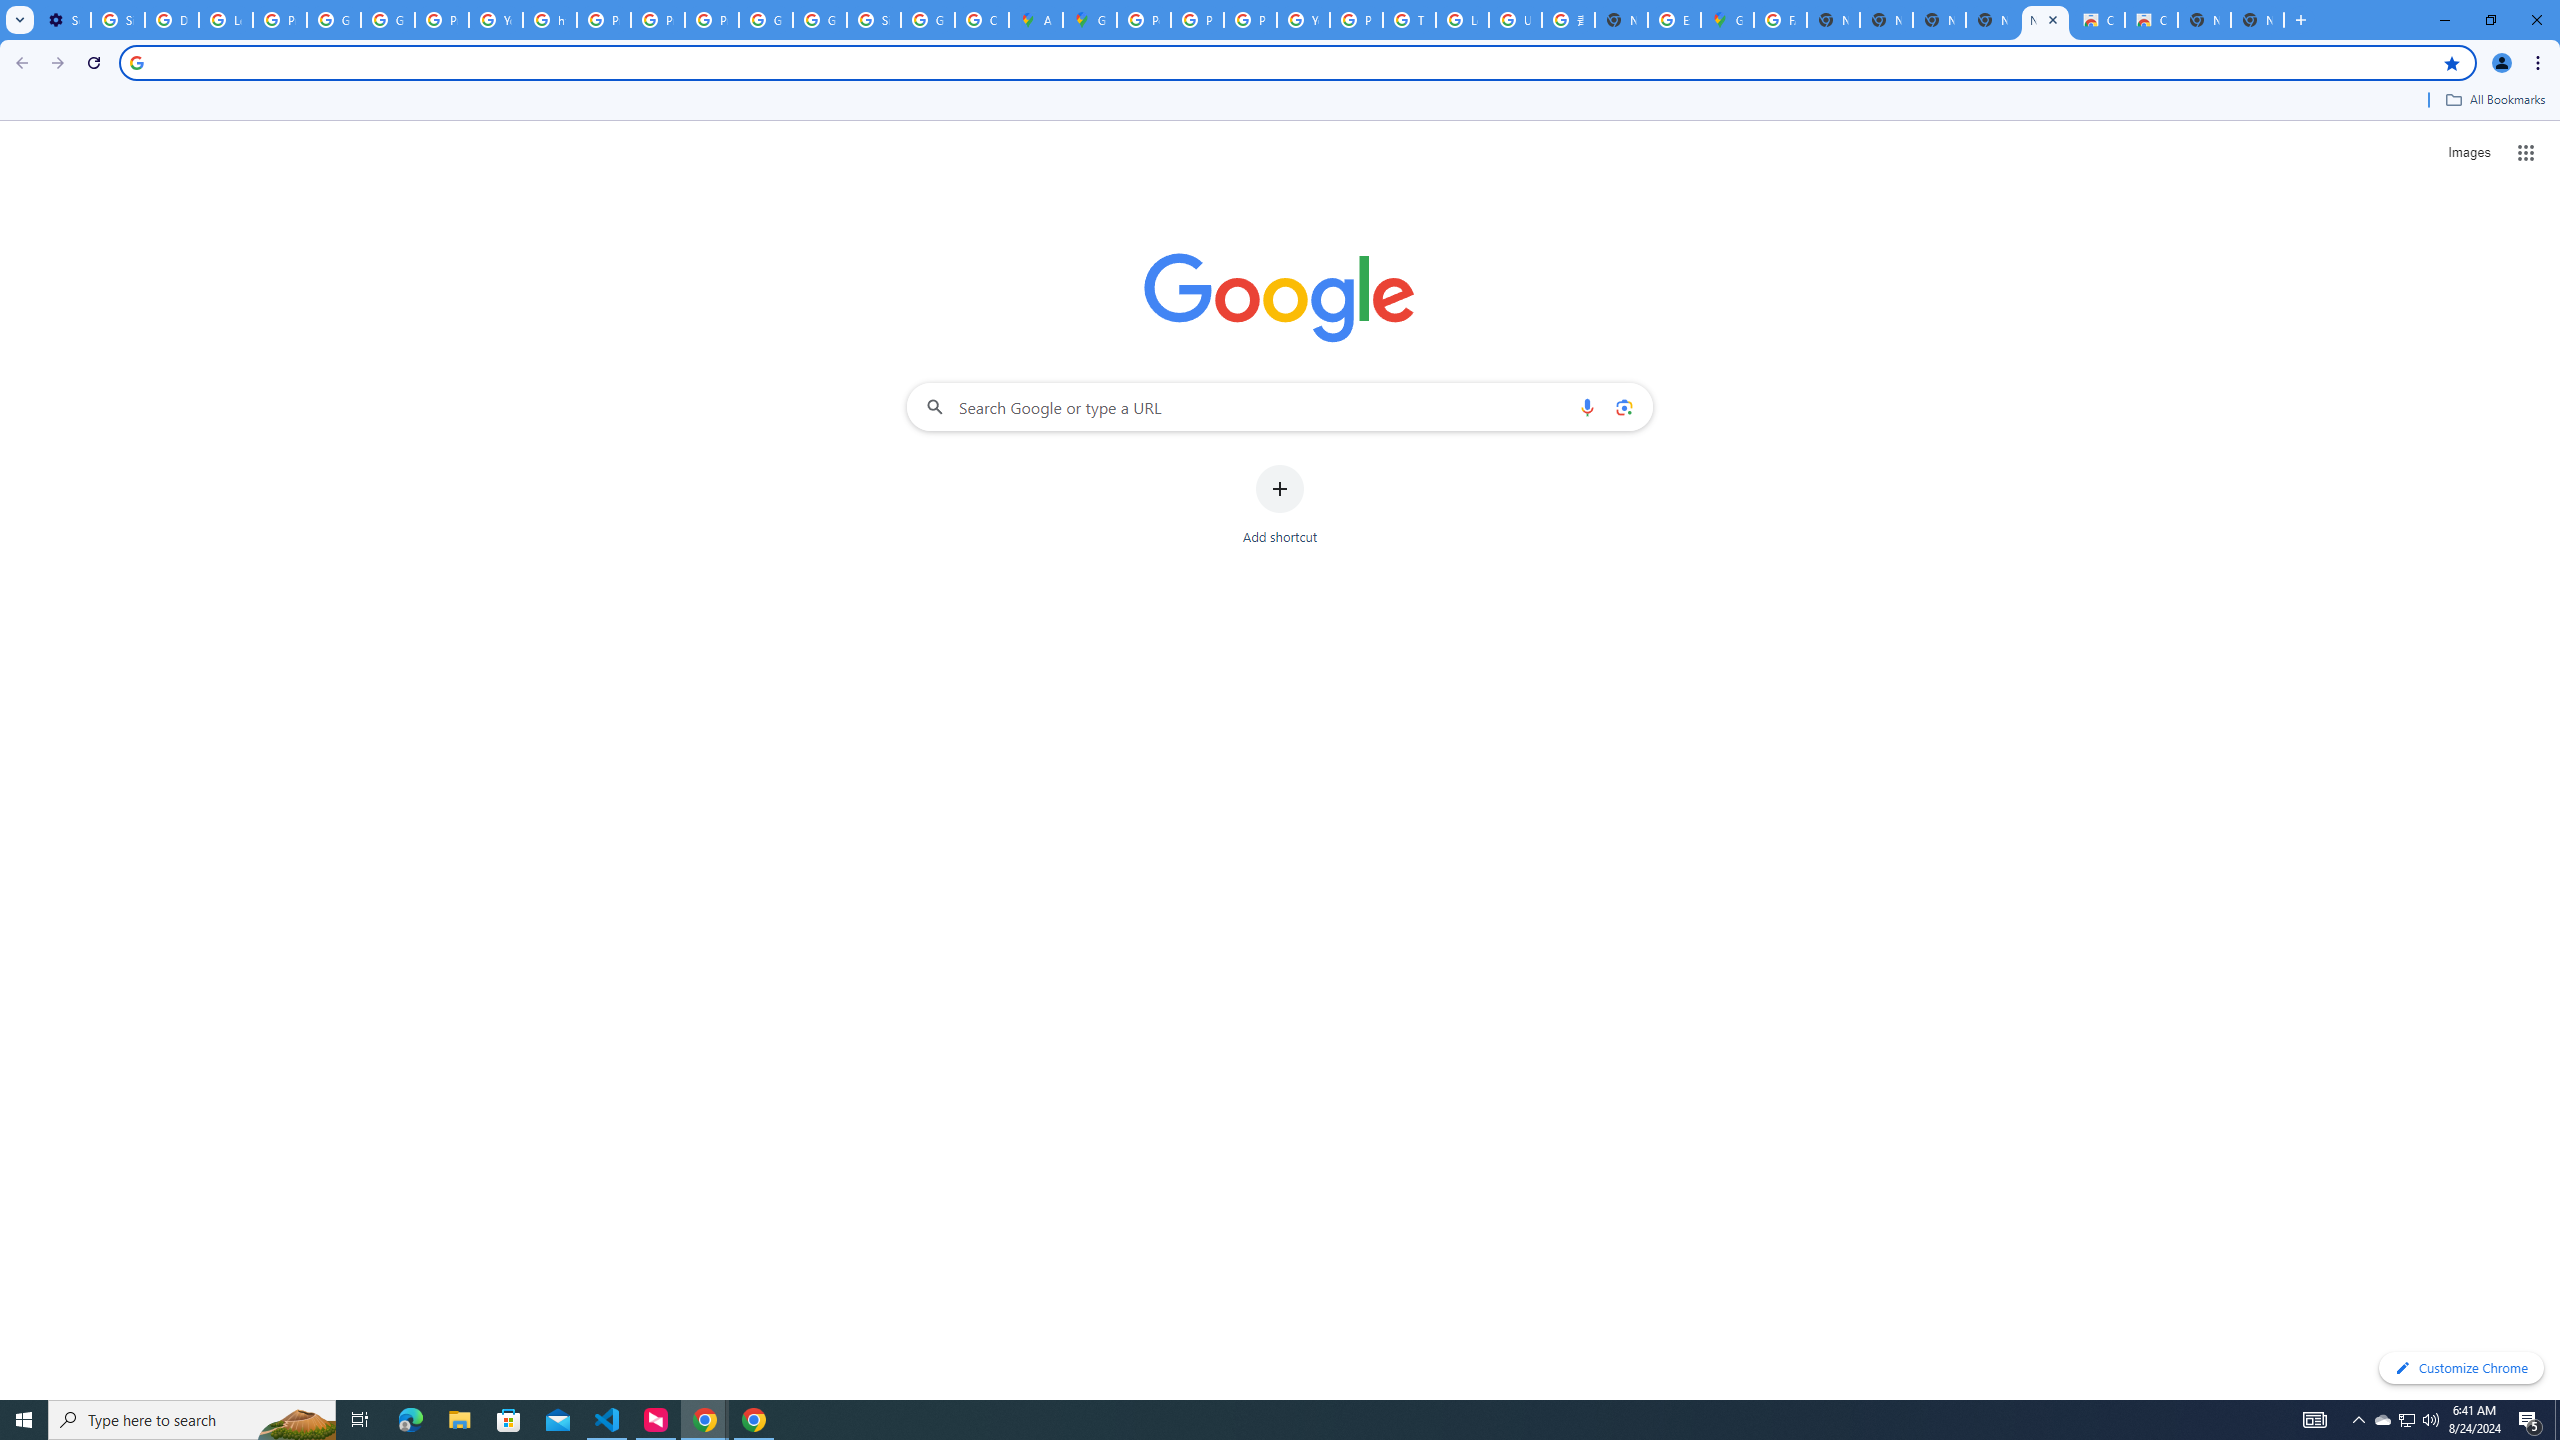  Describe the element at coordinates (1728, 19) in the screenshot. I see `'Google Maps'` at that location.